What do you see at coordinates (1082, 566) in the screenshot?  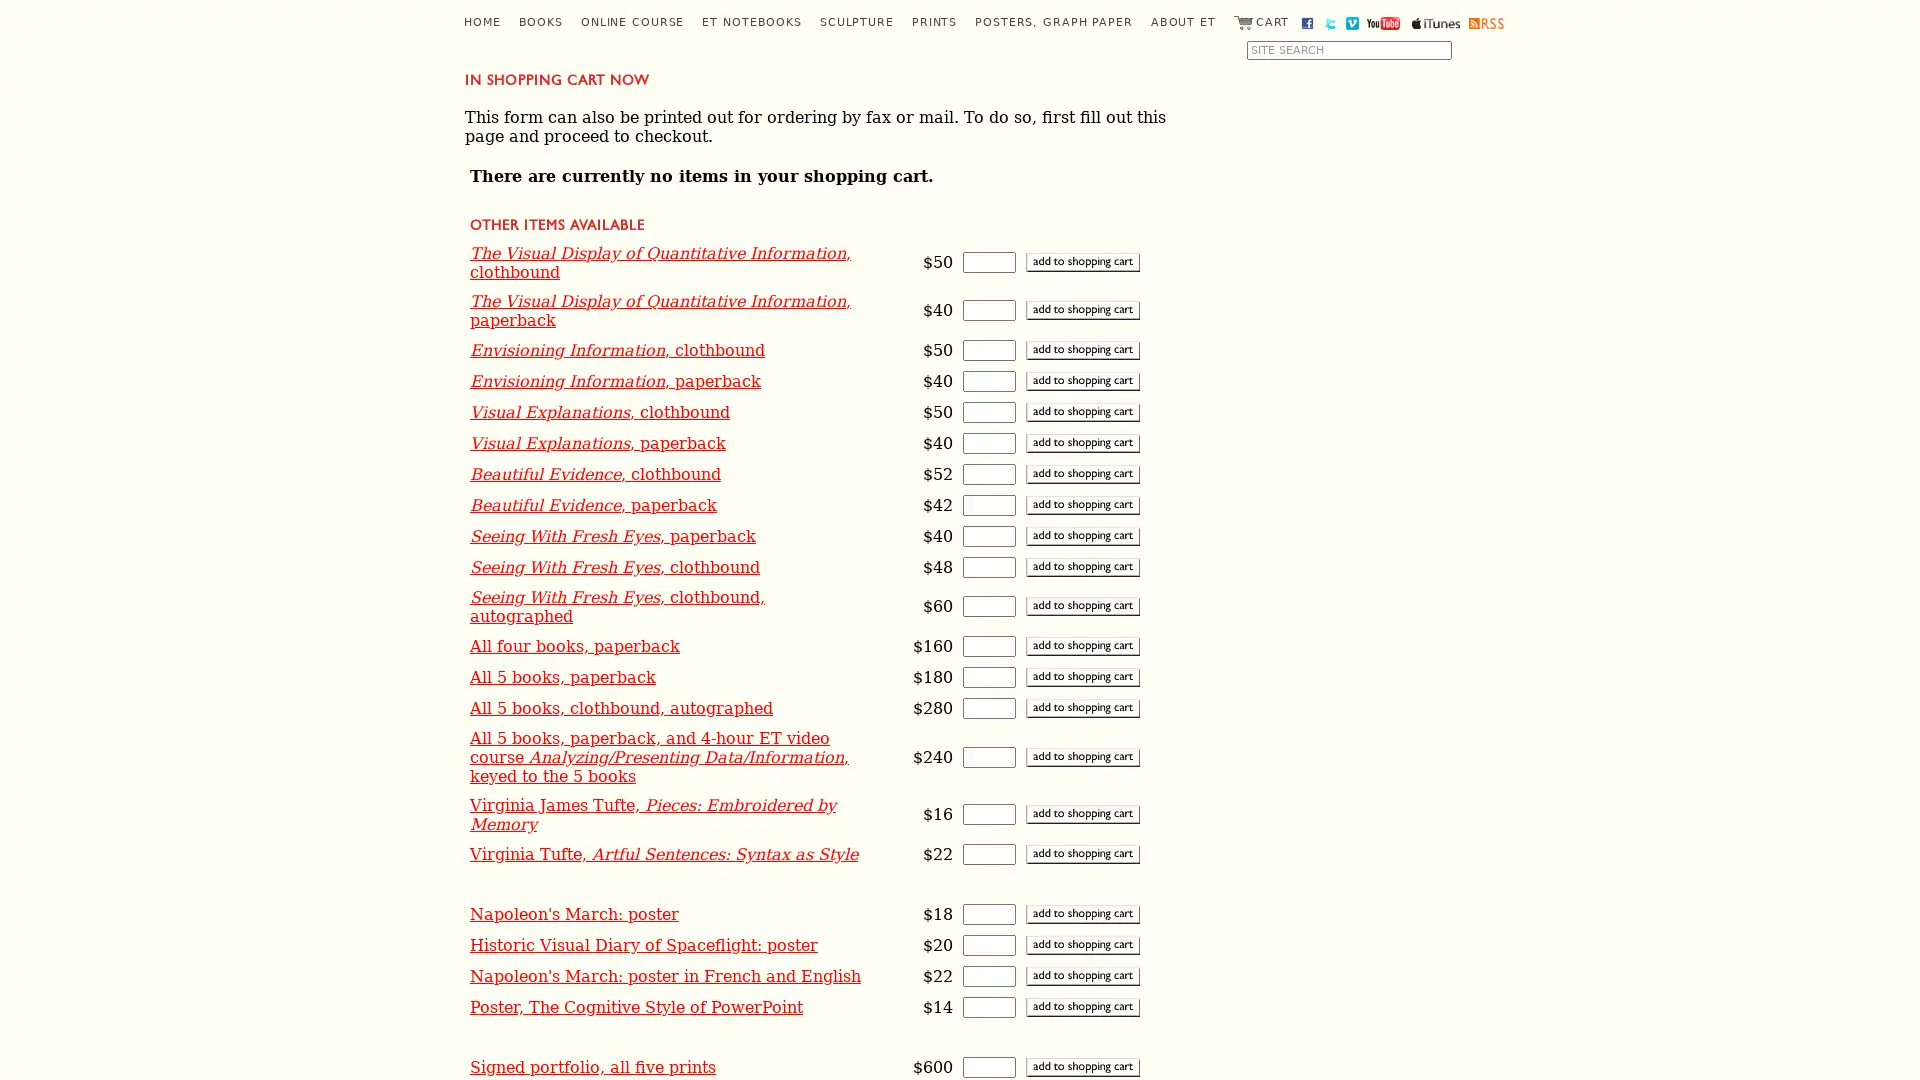 I see `add to shopping cart` at bounding box center [1082, 566].